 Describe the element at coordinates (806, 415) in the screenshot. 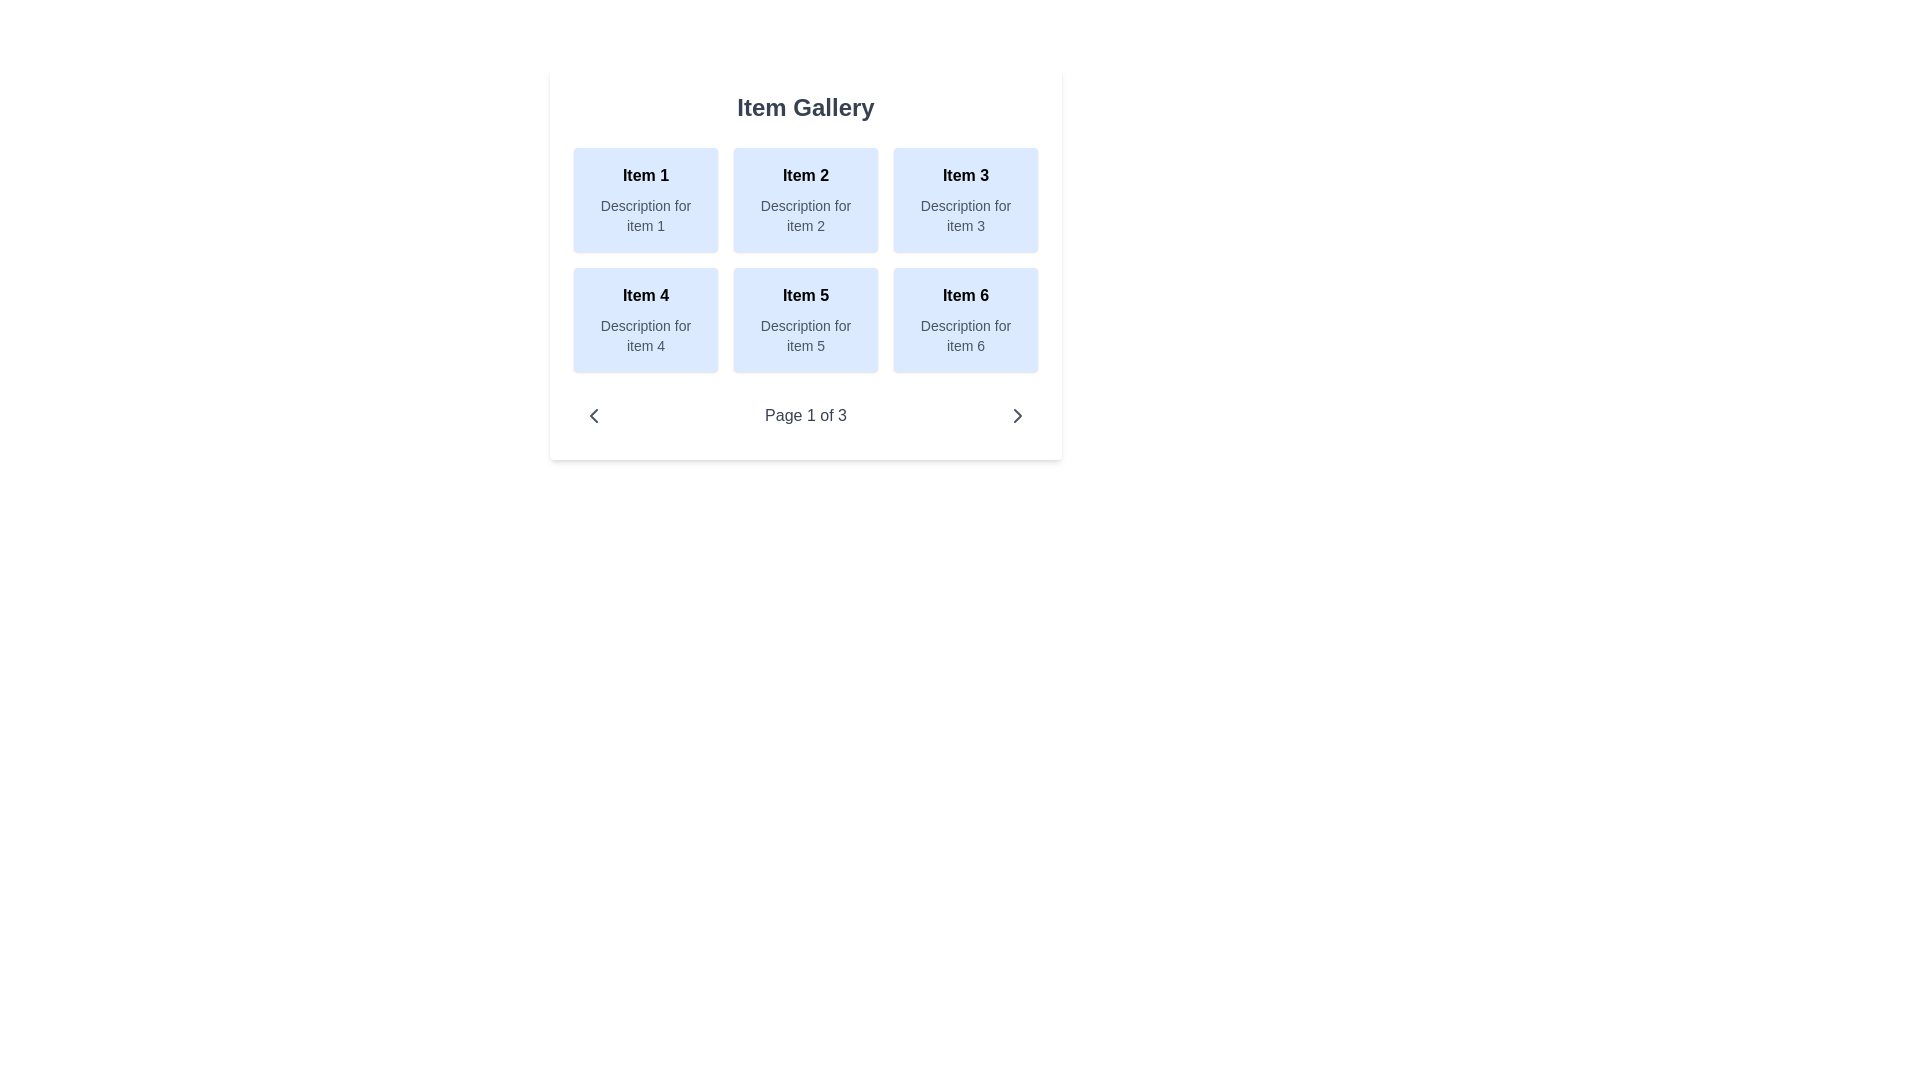

I see `the text label displaying 'Page 1 of 3' in light gray color, which indicates the current page in a multi-page navigation section` at that location.